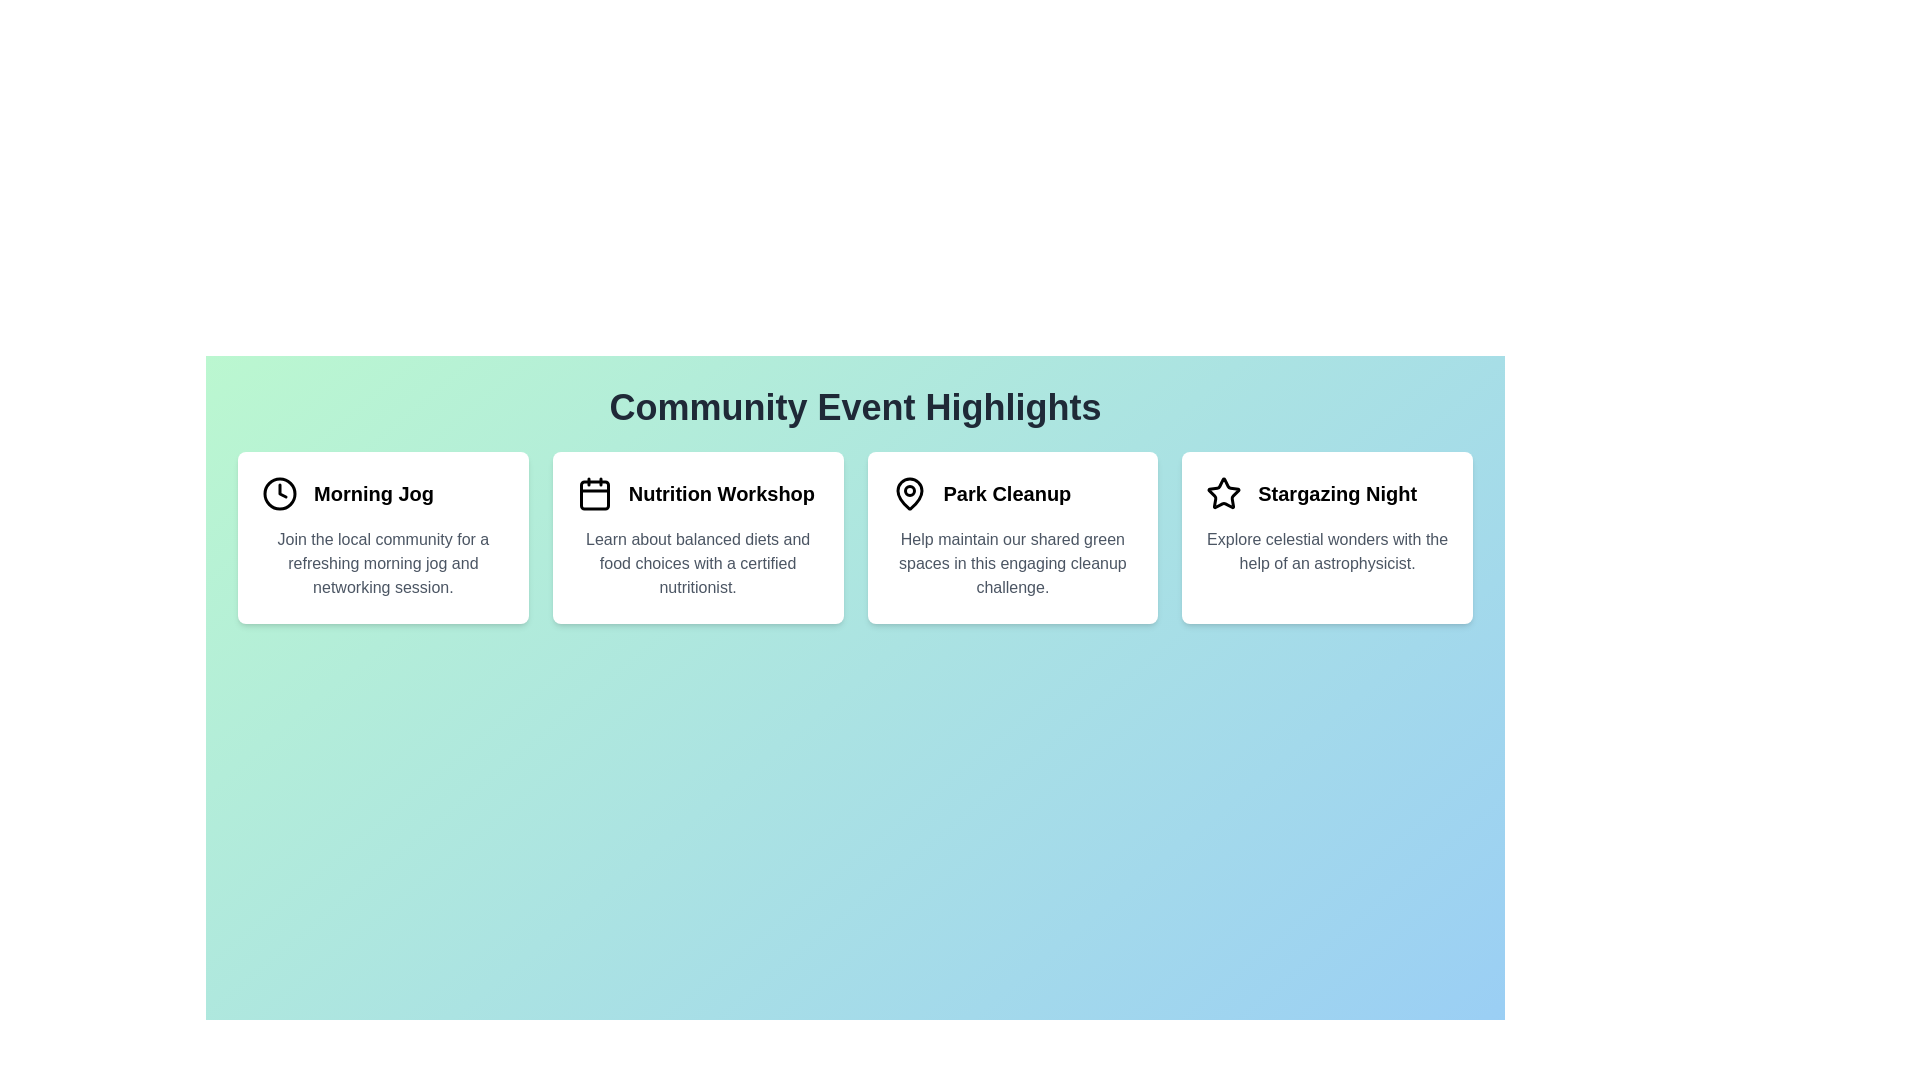 Image resolution: width=1920 pixels, height=1080 pixels. I want to click on the text label with the title 'Park Cleanup', which is the header of the third card in the layout, so click(1012, 493).